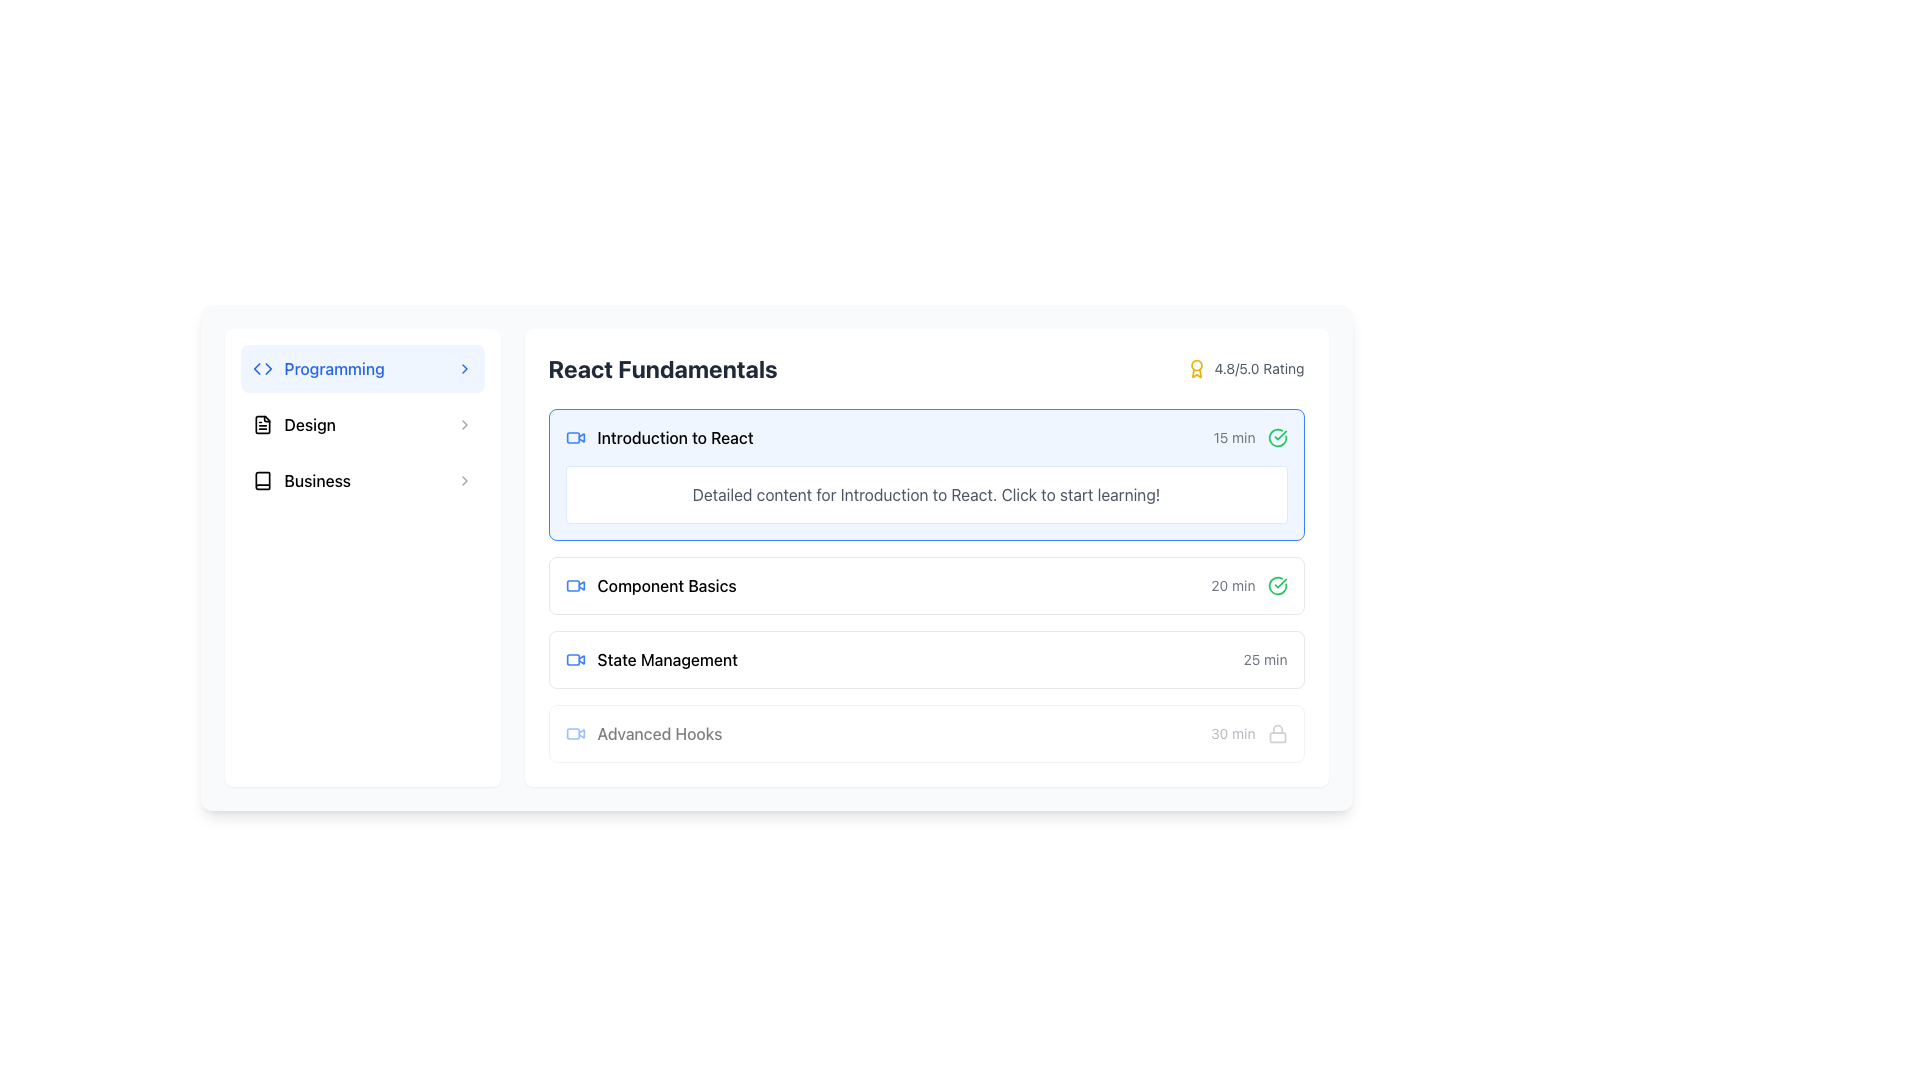 The width and height of the screenshot is (1920, 1080). What do you see at coordinates (659, 733) in the screenshot?
I see `the 'Advanced Hooks' text label` at bounding box center [659, 733].